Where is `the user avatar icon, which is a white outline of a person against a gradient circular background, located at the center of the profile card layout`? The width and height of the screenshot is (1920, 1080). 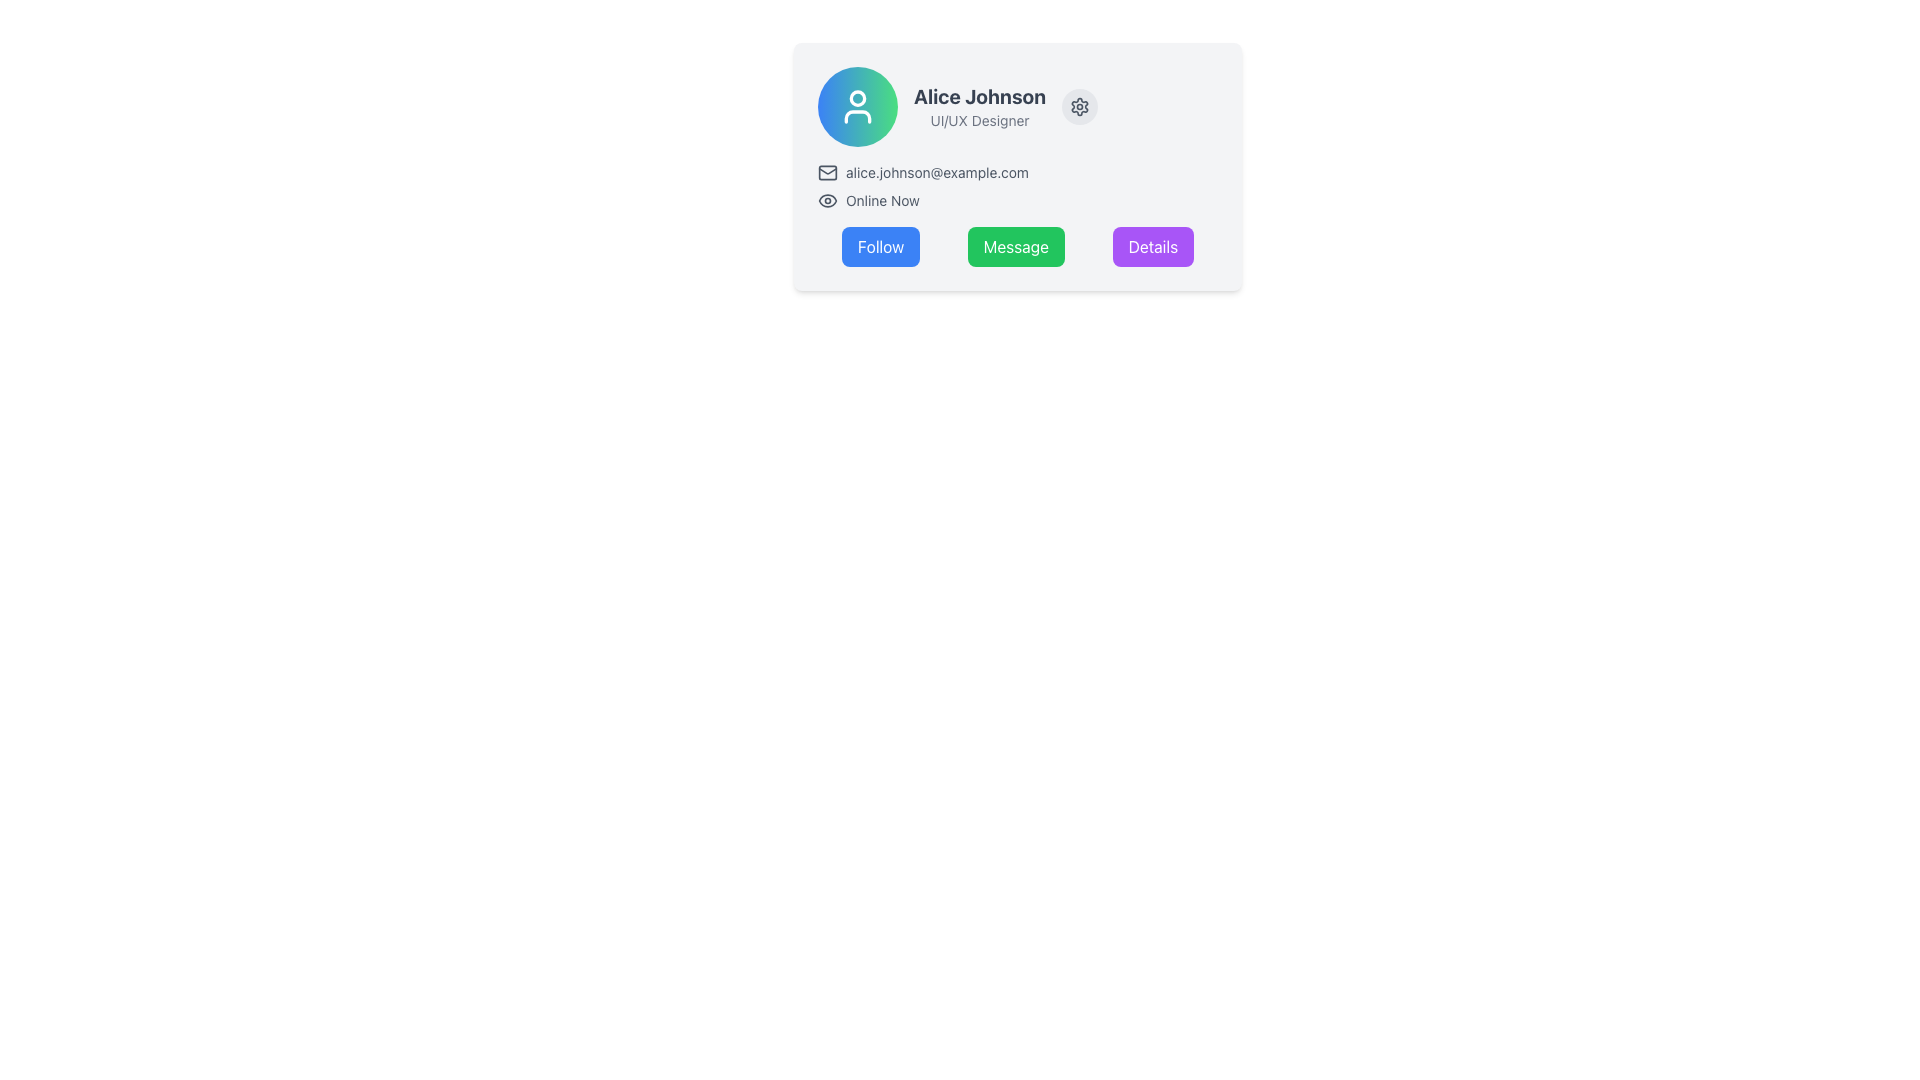 the user avatar icon, which is a white outline of a person against a gradient circular background, located at the center of the profile card layout is located at coordinates (858, 107).